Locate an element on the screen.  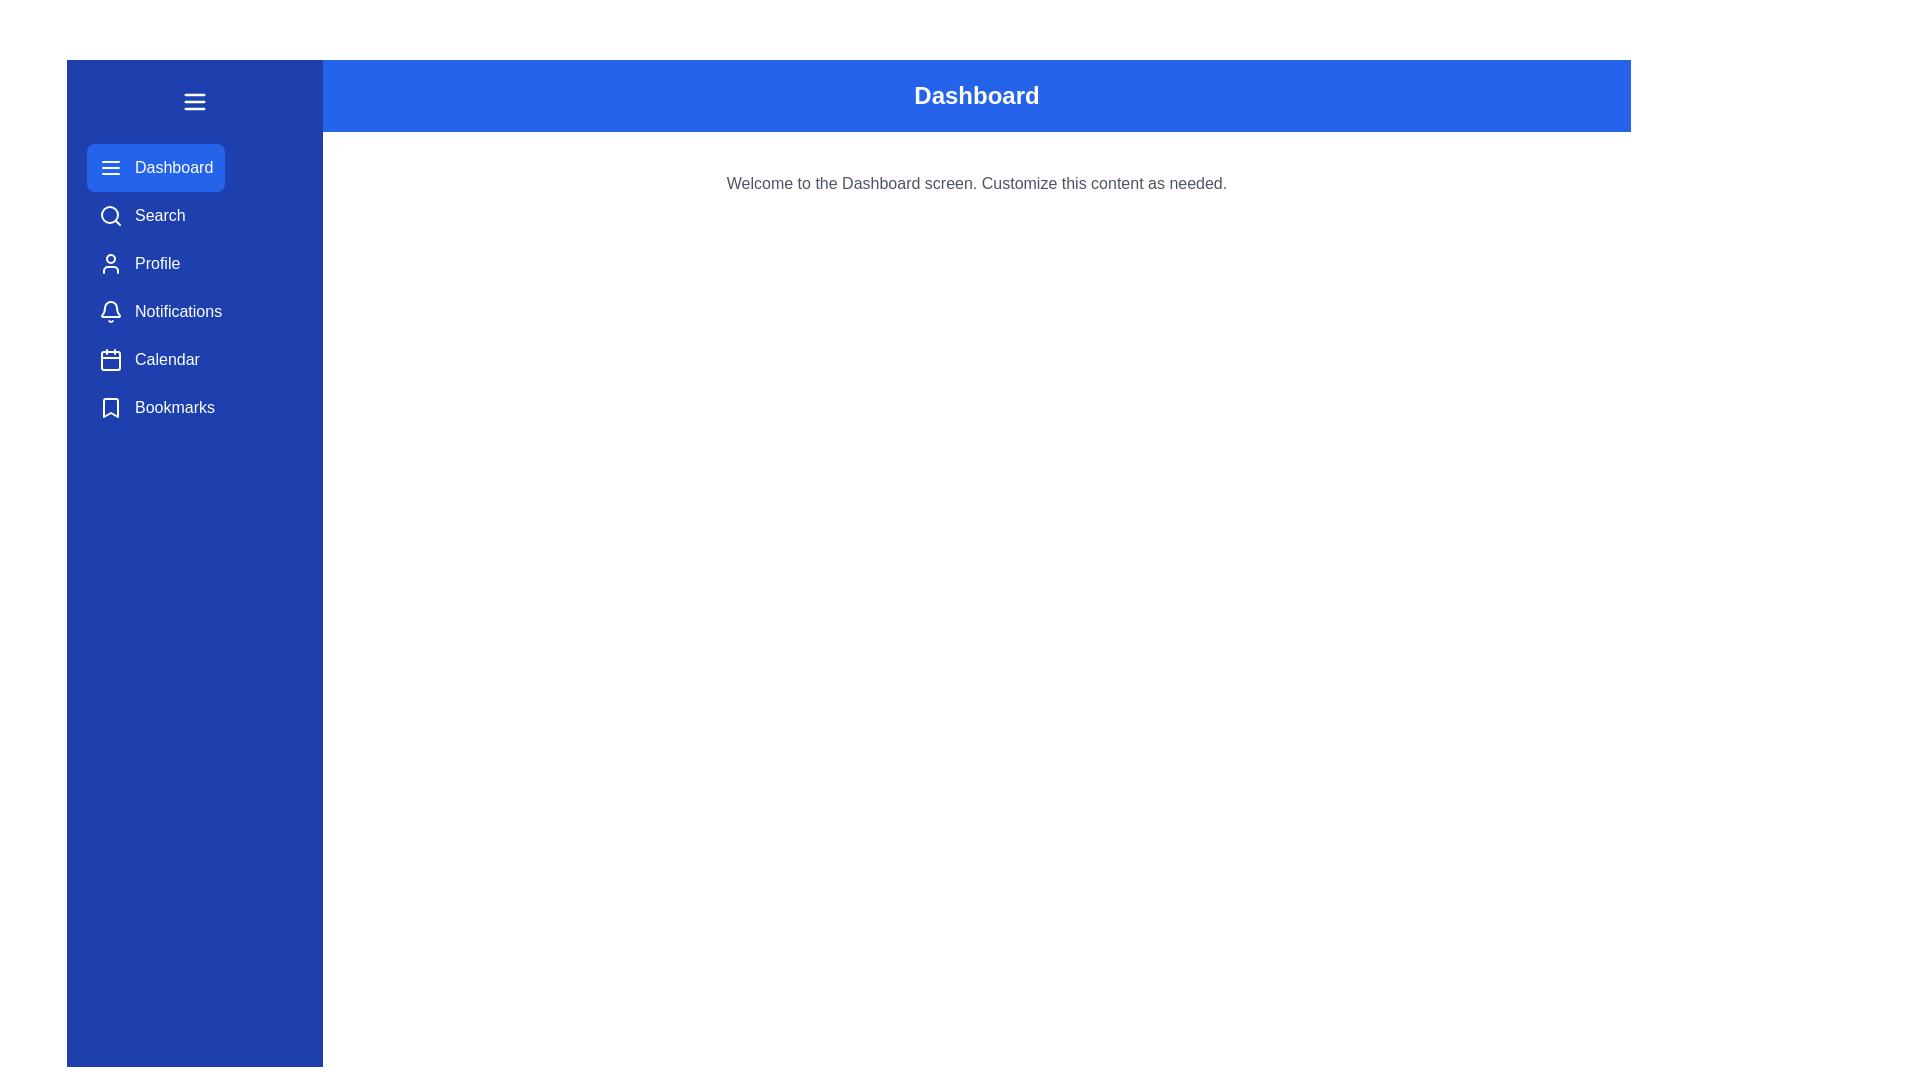
the navigation button in the sidebar is located at coordinates (160, 312).